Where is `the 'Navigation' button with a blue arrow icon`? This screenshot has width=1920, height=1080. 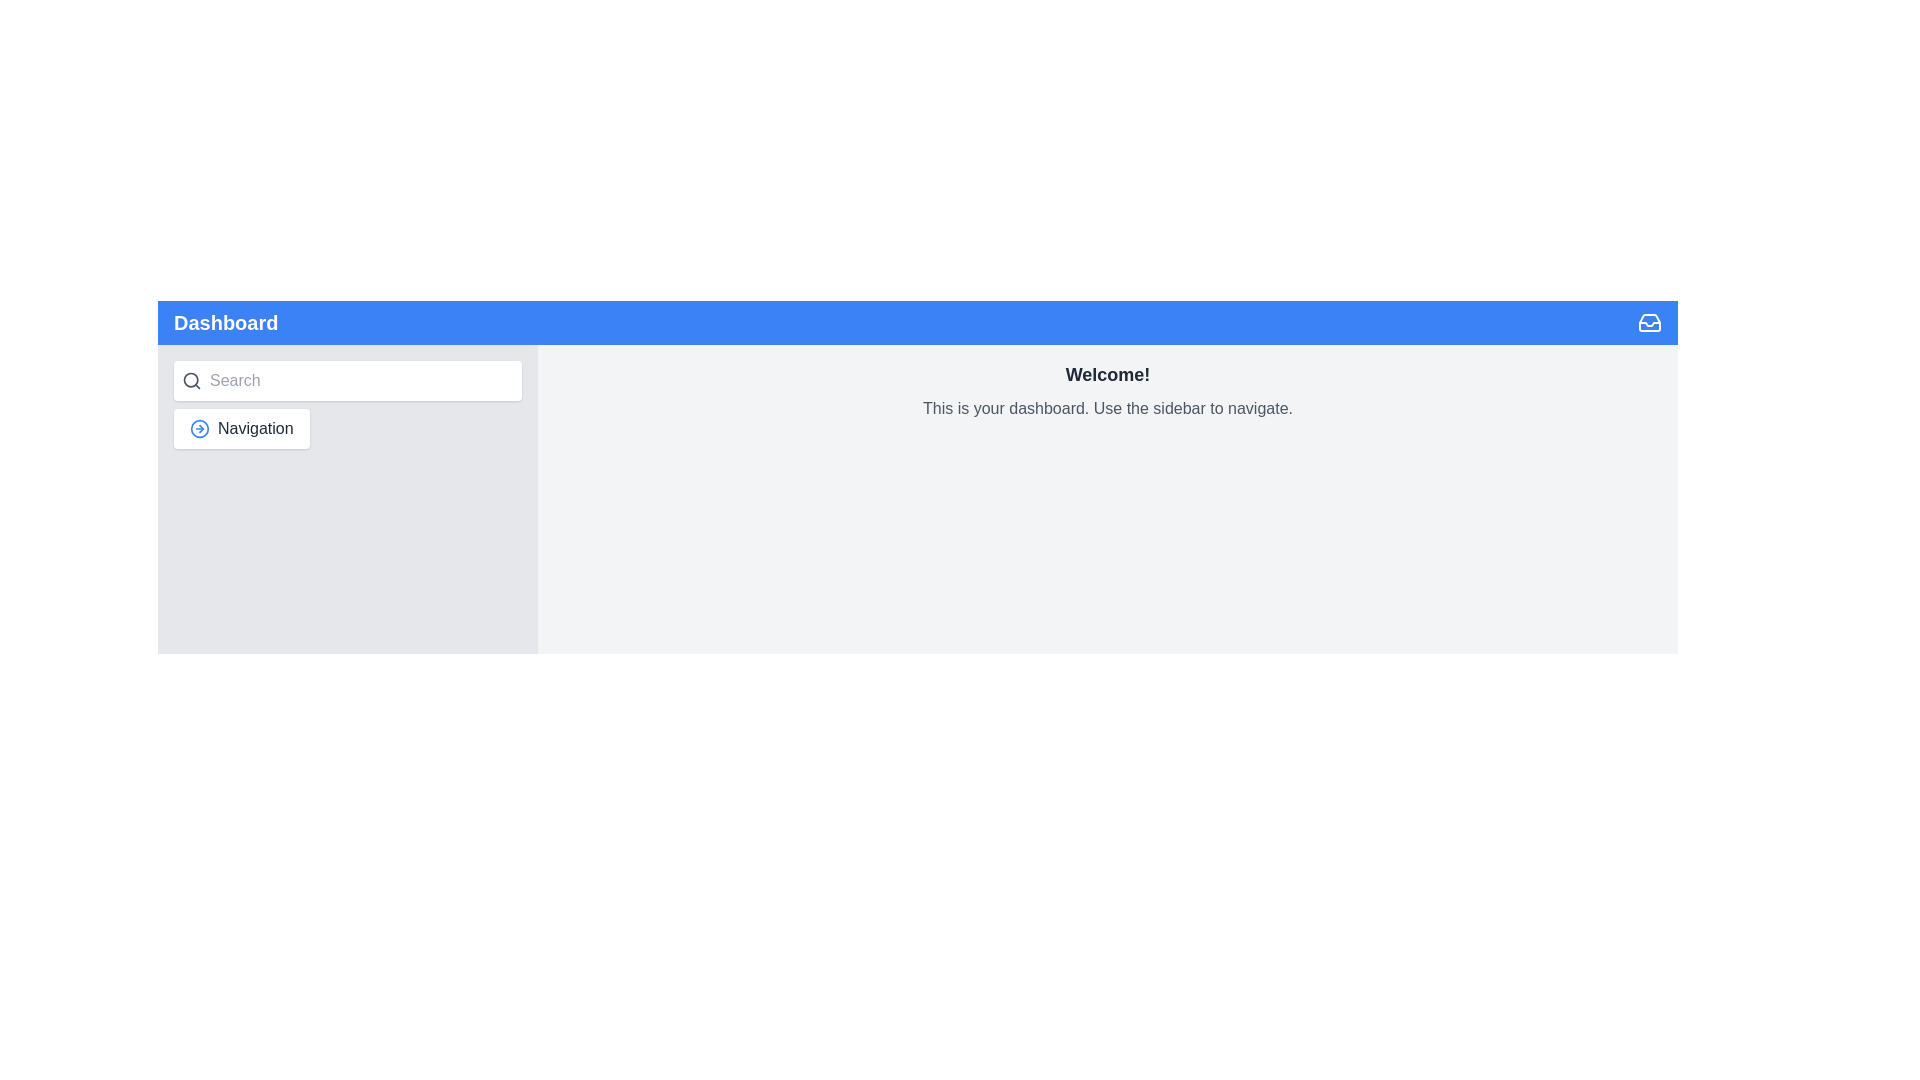 the 'Navigation' button with a blue arrow icon is located at coordinates (240, 427).